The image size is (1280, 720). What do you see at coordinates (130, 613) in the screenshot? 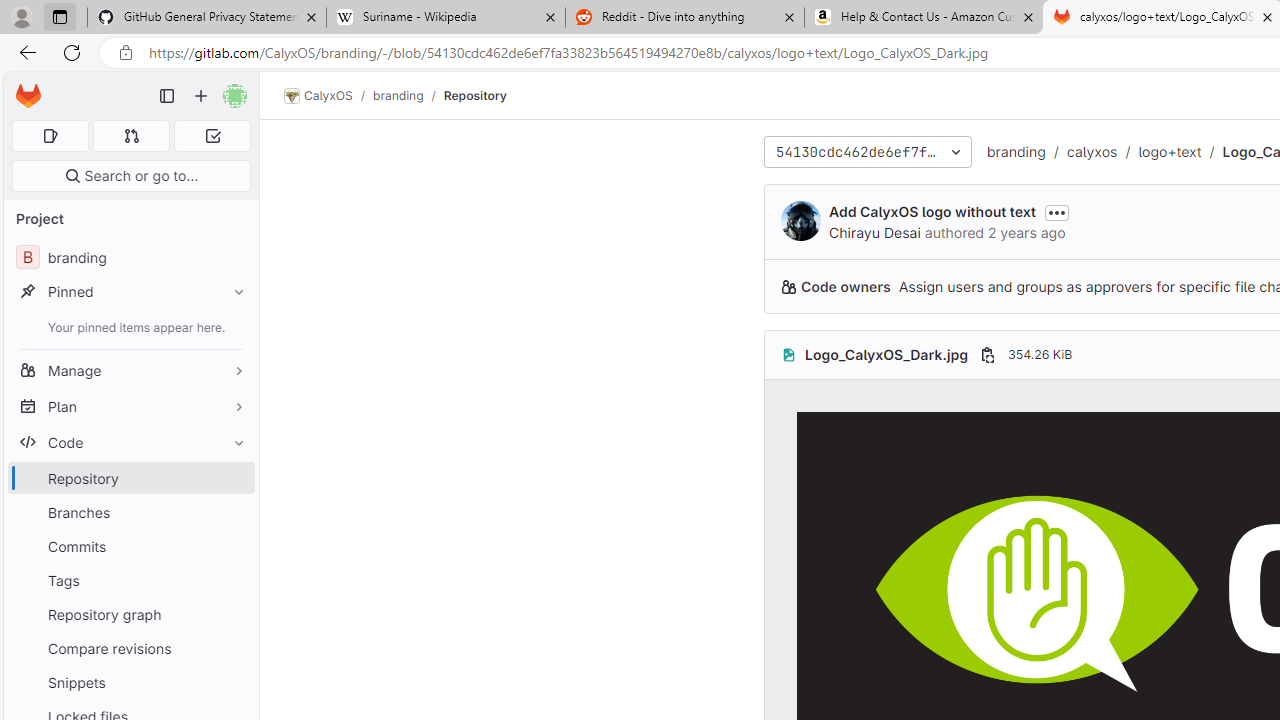
I see `'Repository graph'` at bounding box center [130, 613].